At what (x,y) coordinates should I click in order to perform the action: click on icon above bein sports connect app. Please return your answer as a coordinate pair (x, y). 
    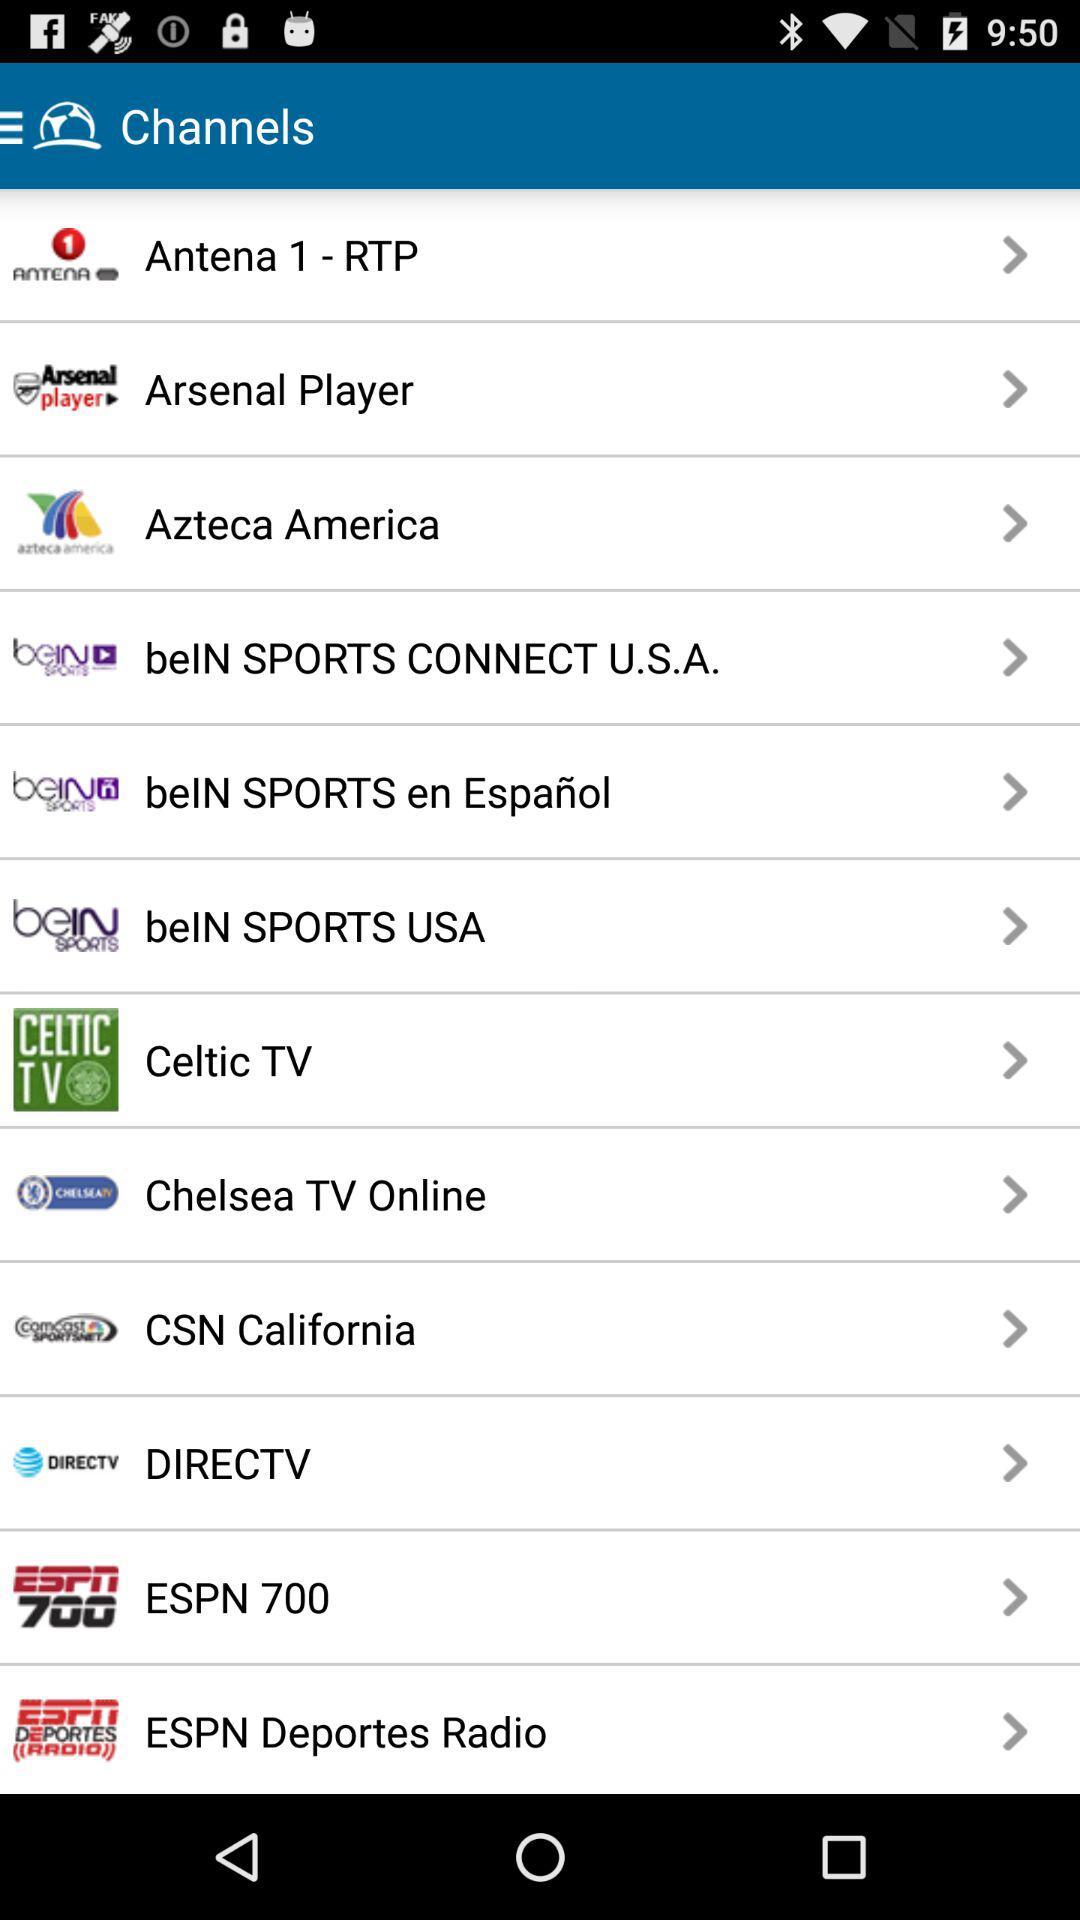
    Looking at the image, I should click on (488, 522).